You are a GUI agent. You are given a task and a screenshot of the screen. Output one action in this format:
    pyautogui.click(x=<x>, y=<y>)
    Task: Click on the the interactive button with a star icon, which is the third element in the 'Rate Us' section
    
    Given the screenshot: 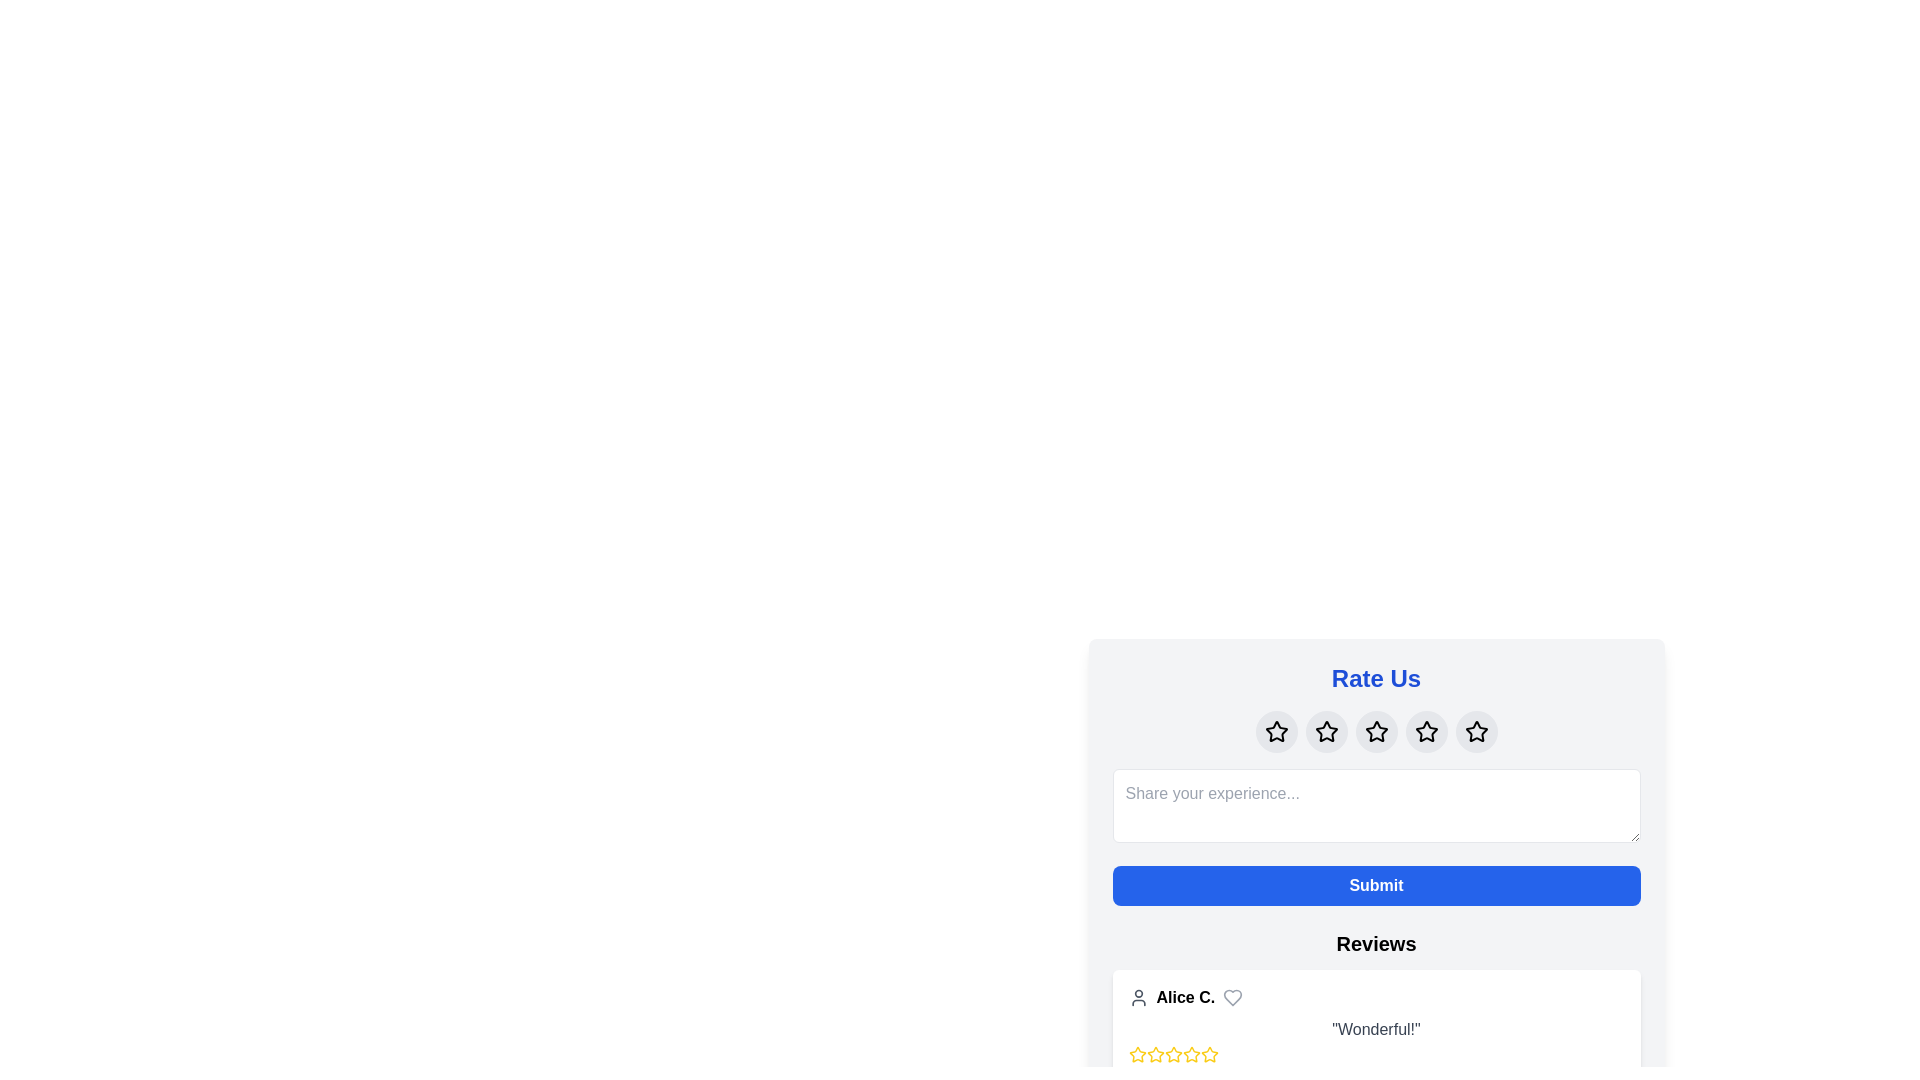 What is the action you would take?
    pyautogui.click(x=1326, y=732)
    